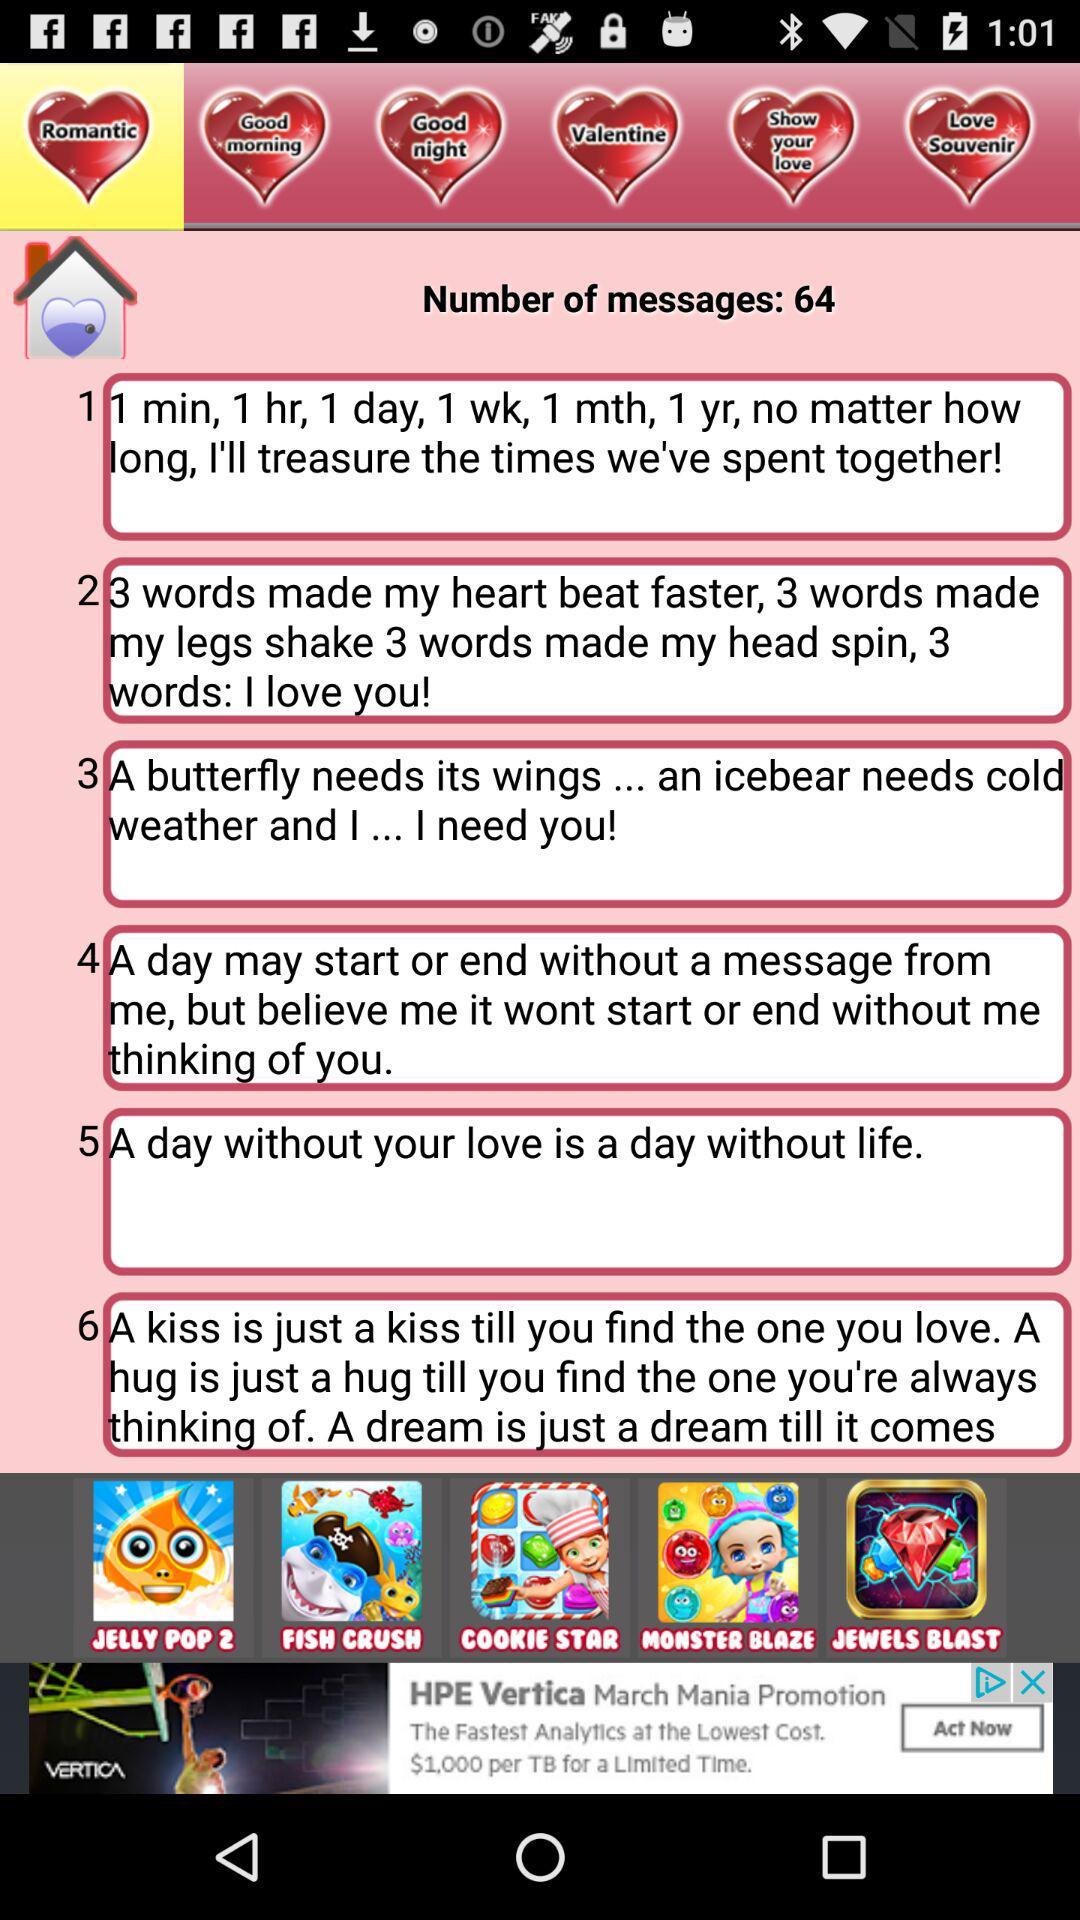 The width and height of the screenshot is (1080, 1920). What do you see at coordinates (916, 1566) in the screenshot?
I see `game` at bounding box center [916, 1566].